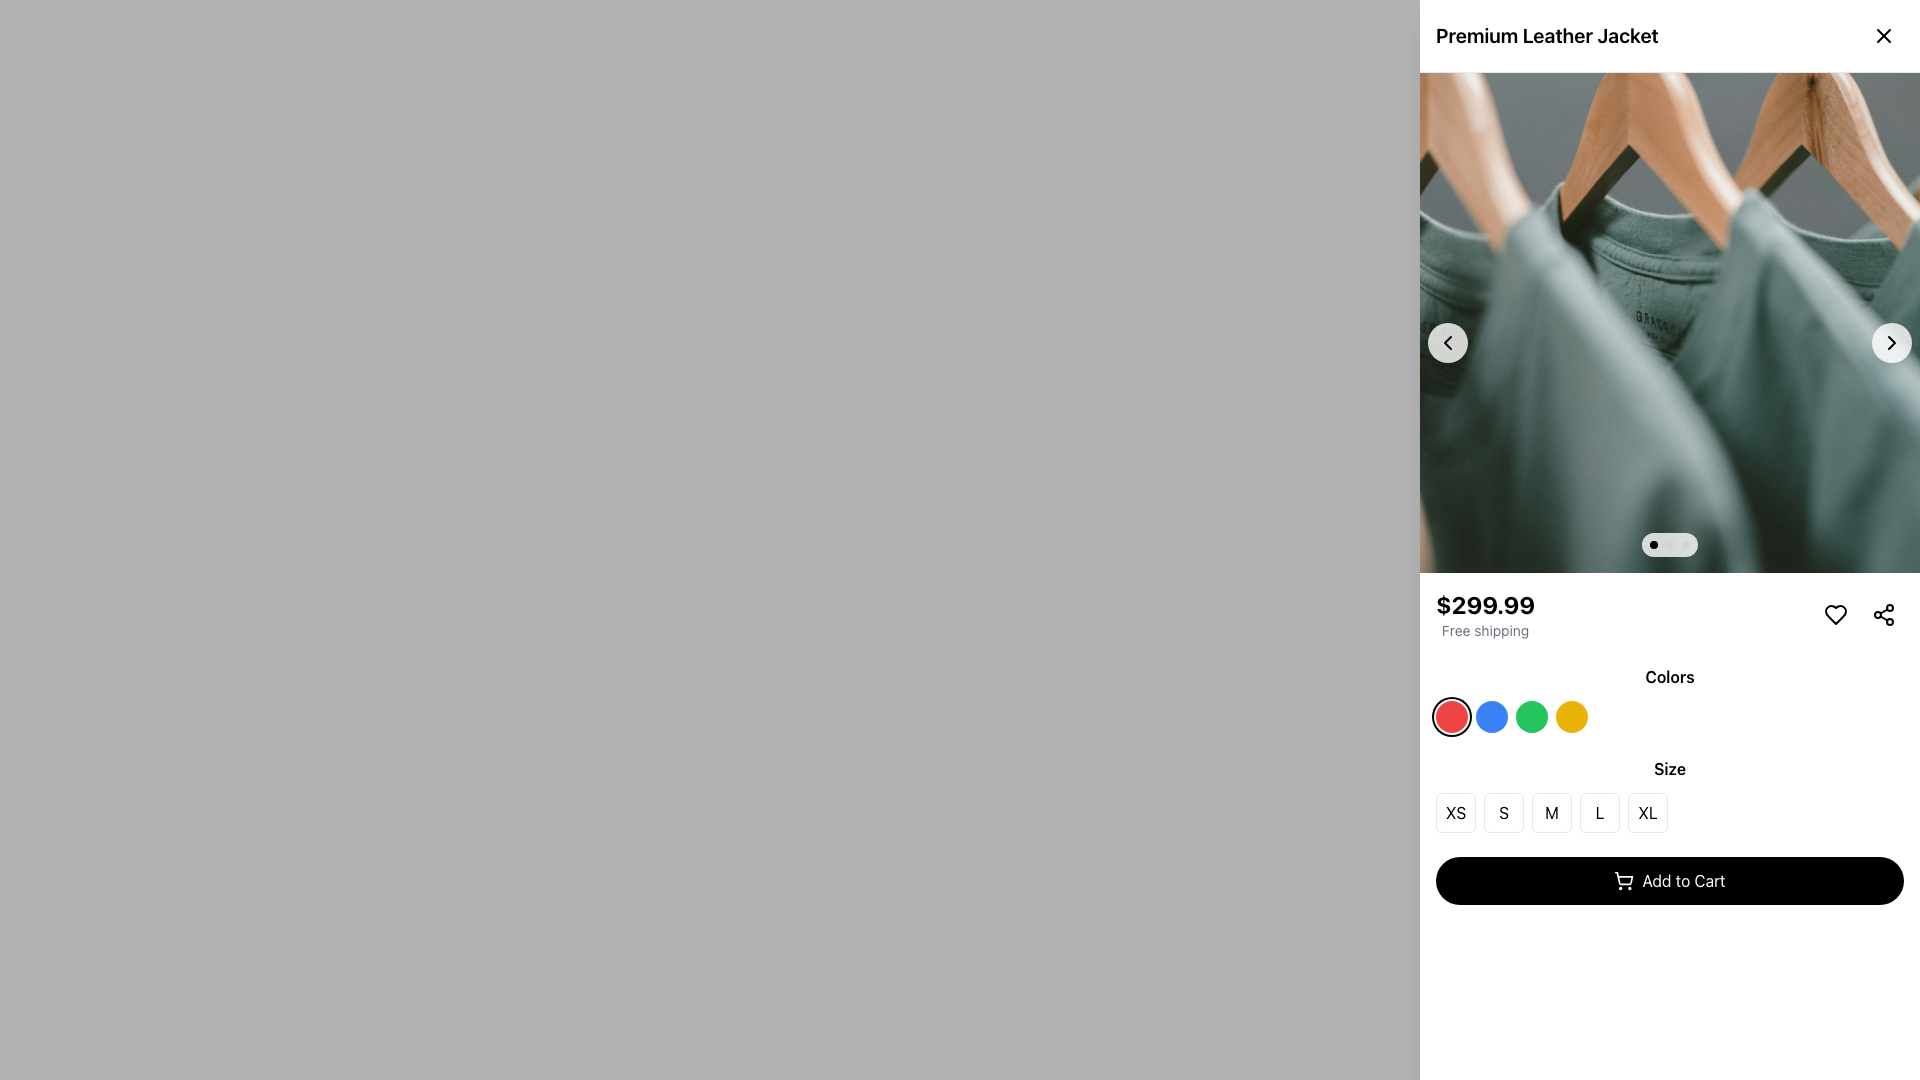 Image resolution: width=1920 pixels, height=1080 pixels. Describe the element at coordinates (1485, 604) in the screenshot. I see `the price text label that displays the product price, which is located at the top of a text cluster beneath an image of green jackets` at that location.